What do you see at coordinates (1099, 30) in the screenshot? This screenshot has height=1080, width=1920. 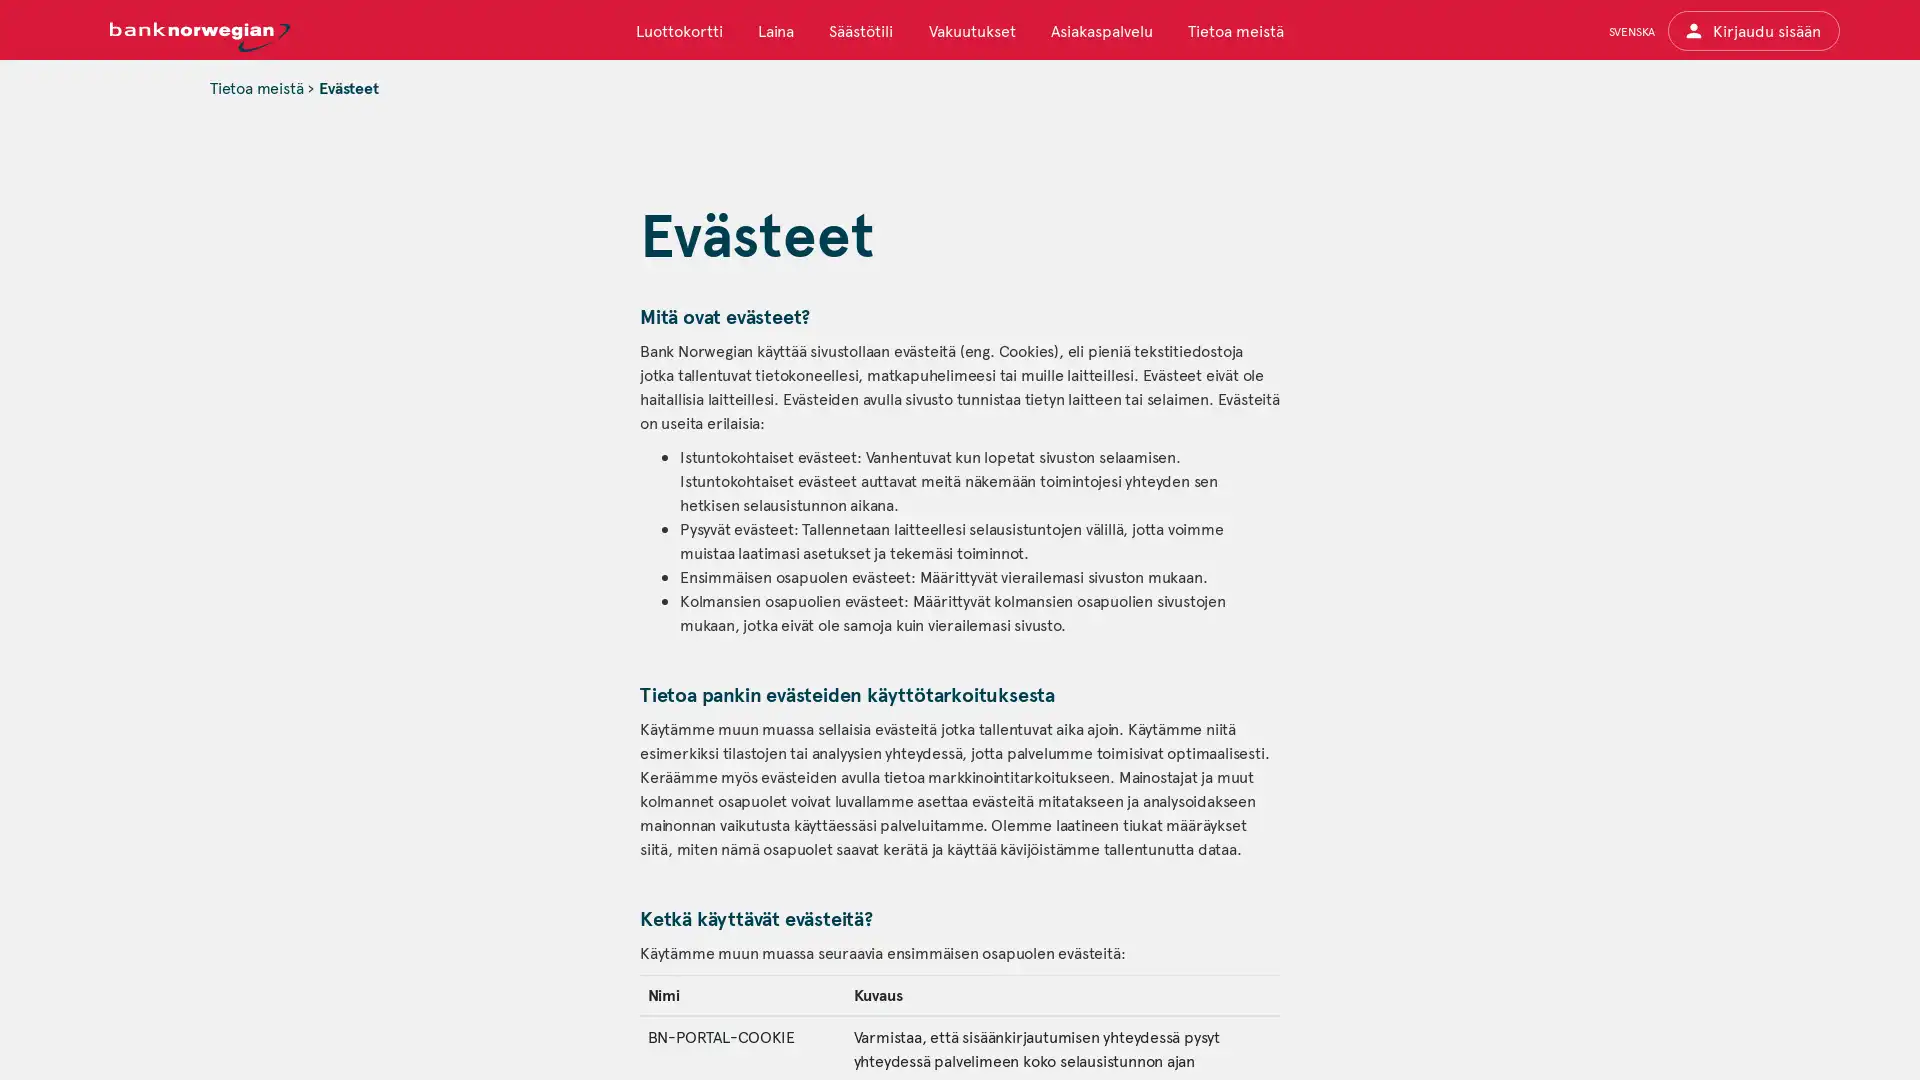 I see `Asiakaspalvelu` at bounding box center [1099, 30].